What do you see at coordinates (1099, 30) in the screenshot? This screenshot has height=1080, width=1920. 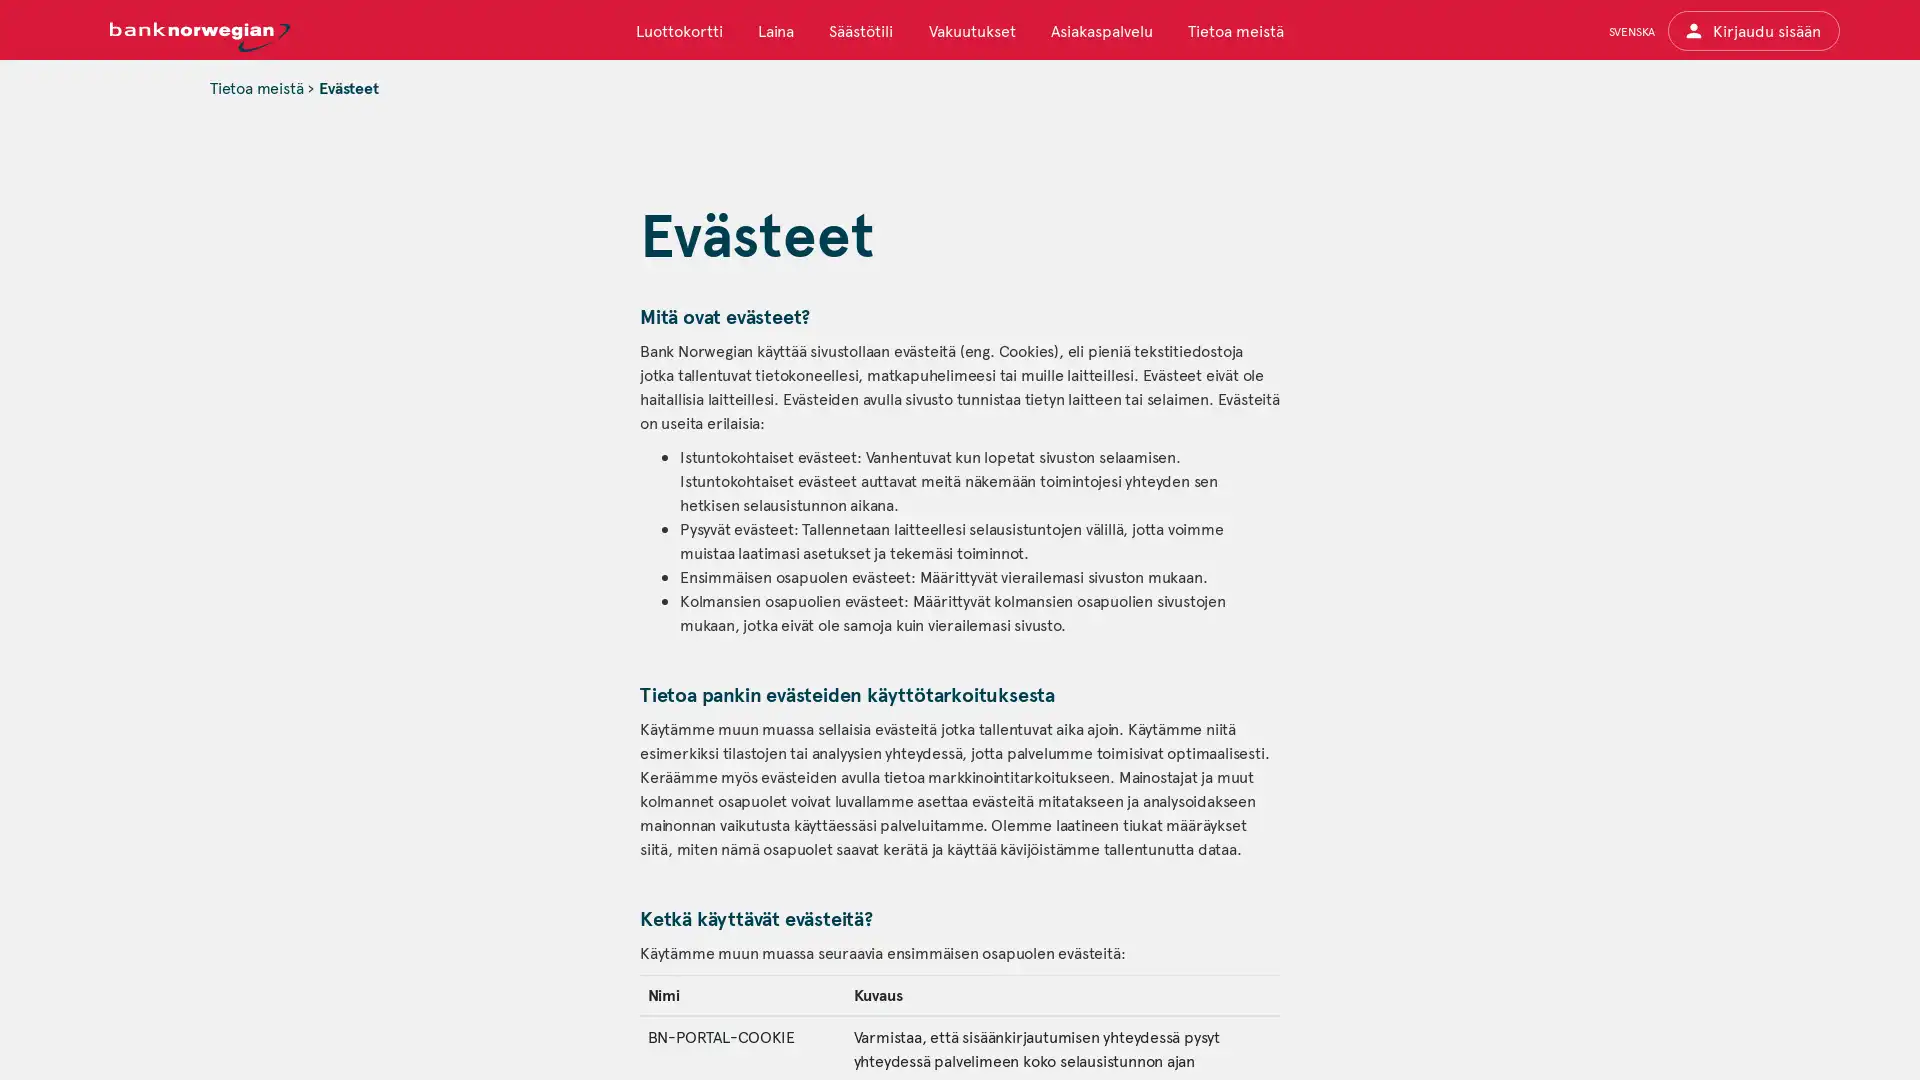 I see `Asiakaspalvelu` at bounding box center [1099, 30].